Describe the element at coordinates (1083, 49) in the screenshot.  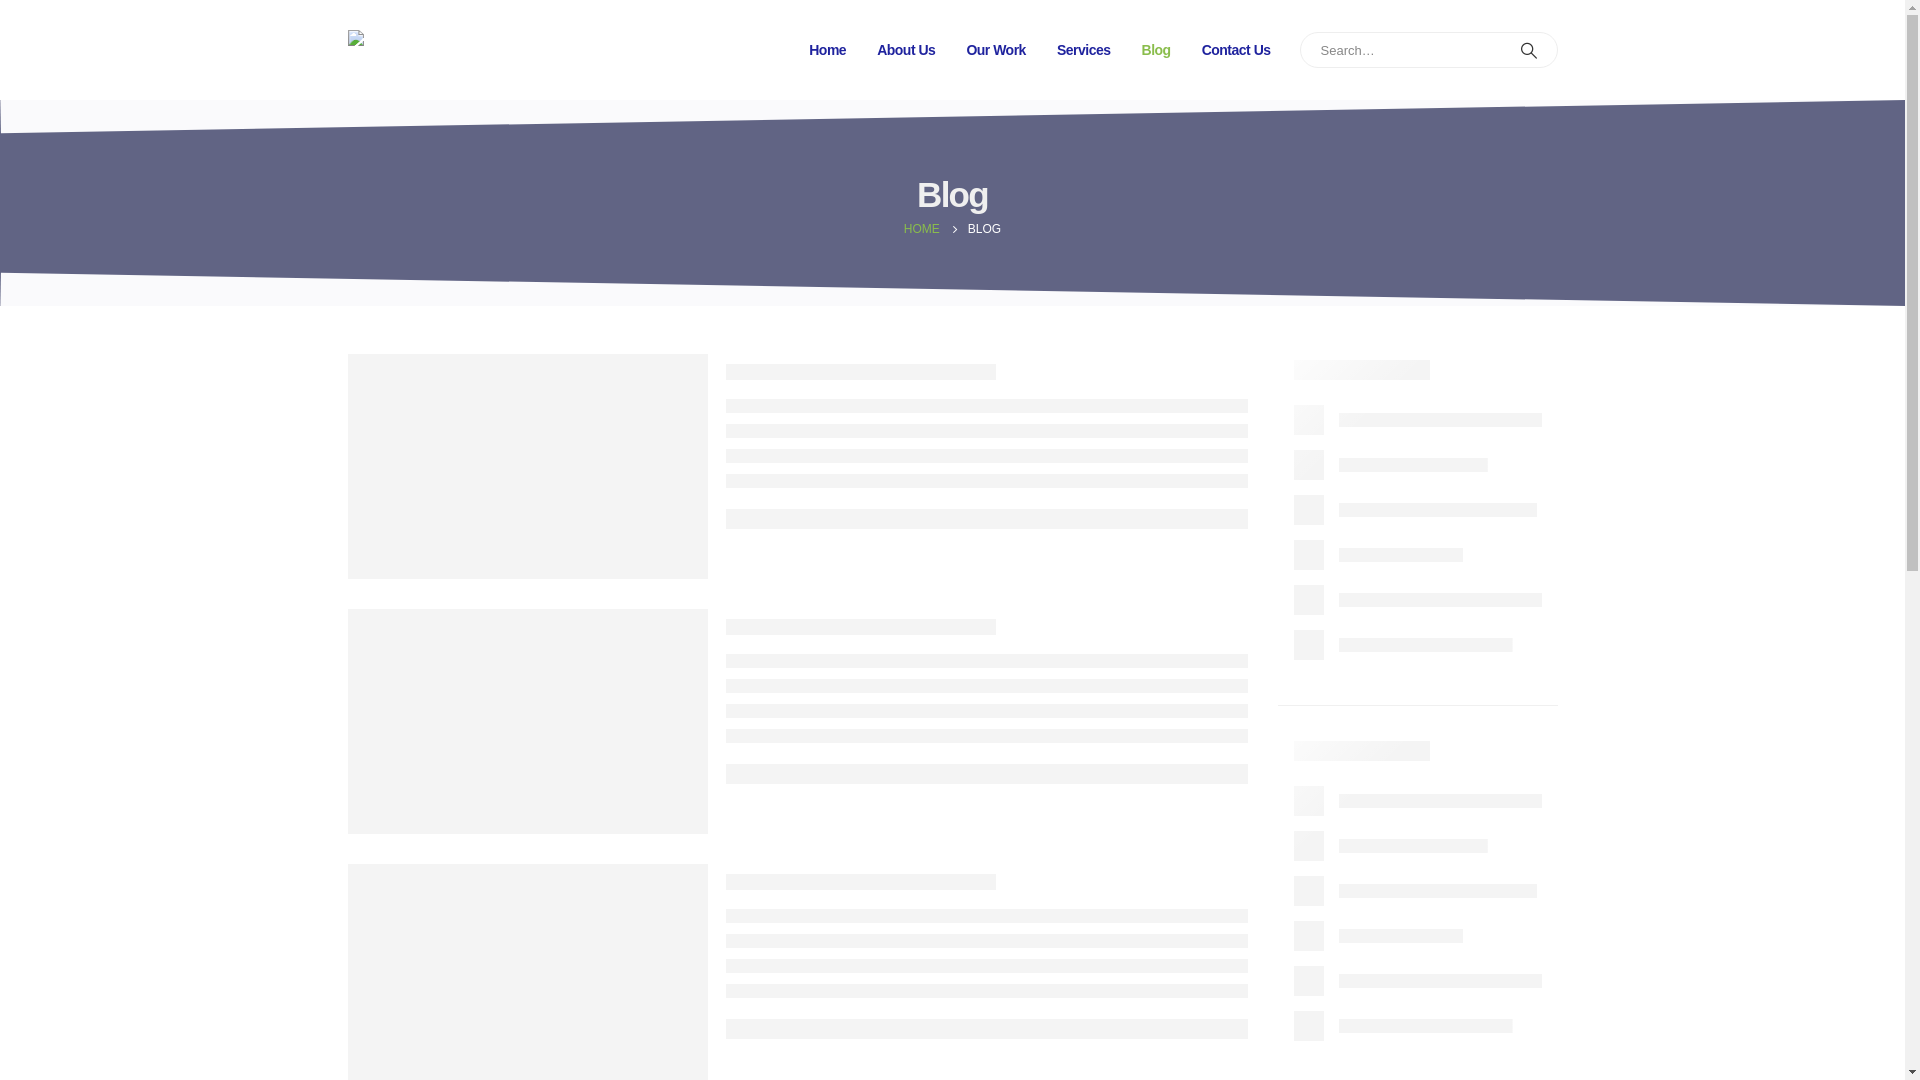
I see `'Services'` at that location.